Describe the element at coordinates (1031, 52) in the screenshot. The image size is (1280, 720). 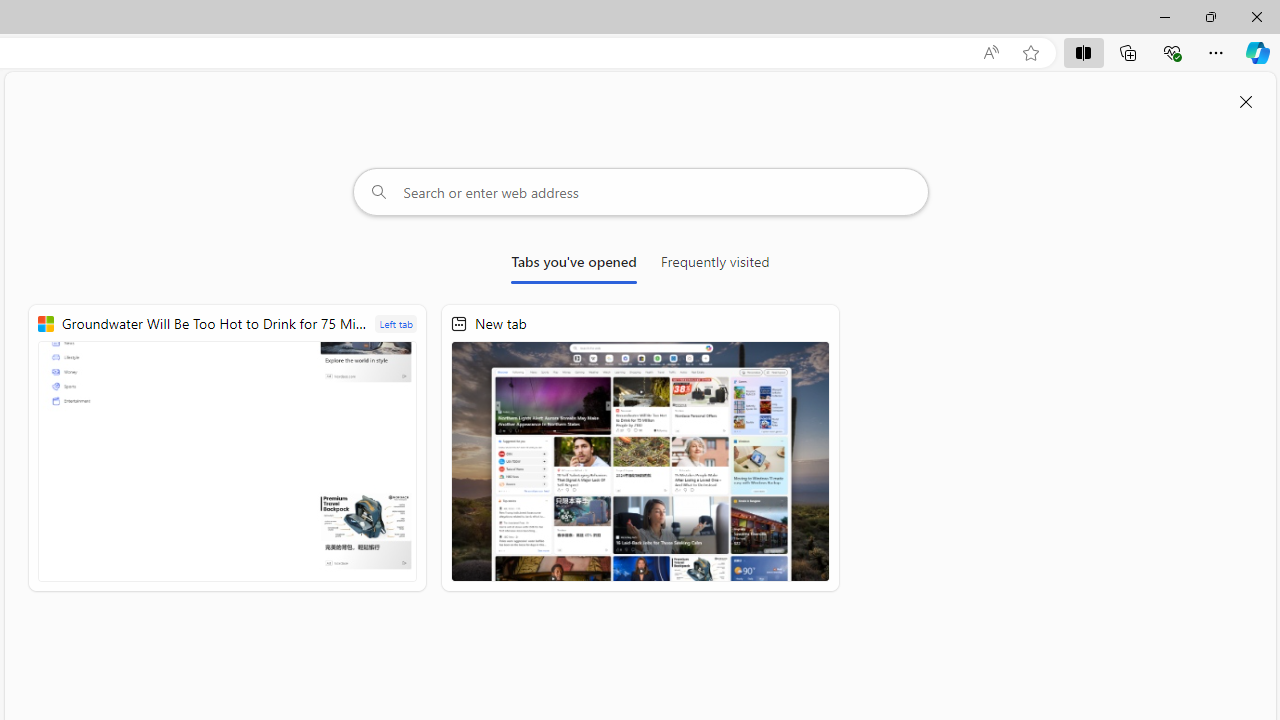
I see `'Add this page to favorites (Ctrl+D)'` at that location.